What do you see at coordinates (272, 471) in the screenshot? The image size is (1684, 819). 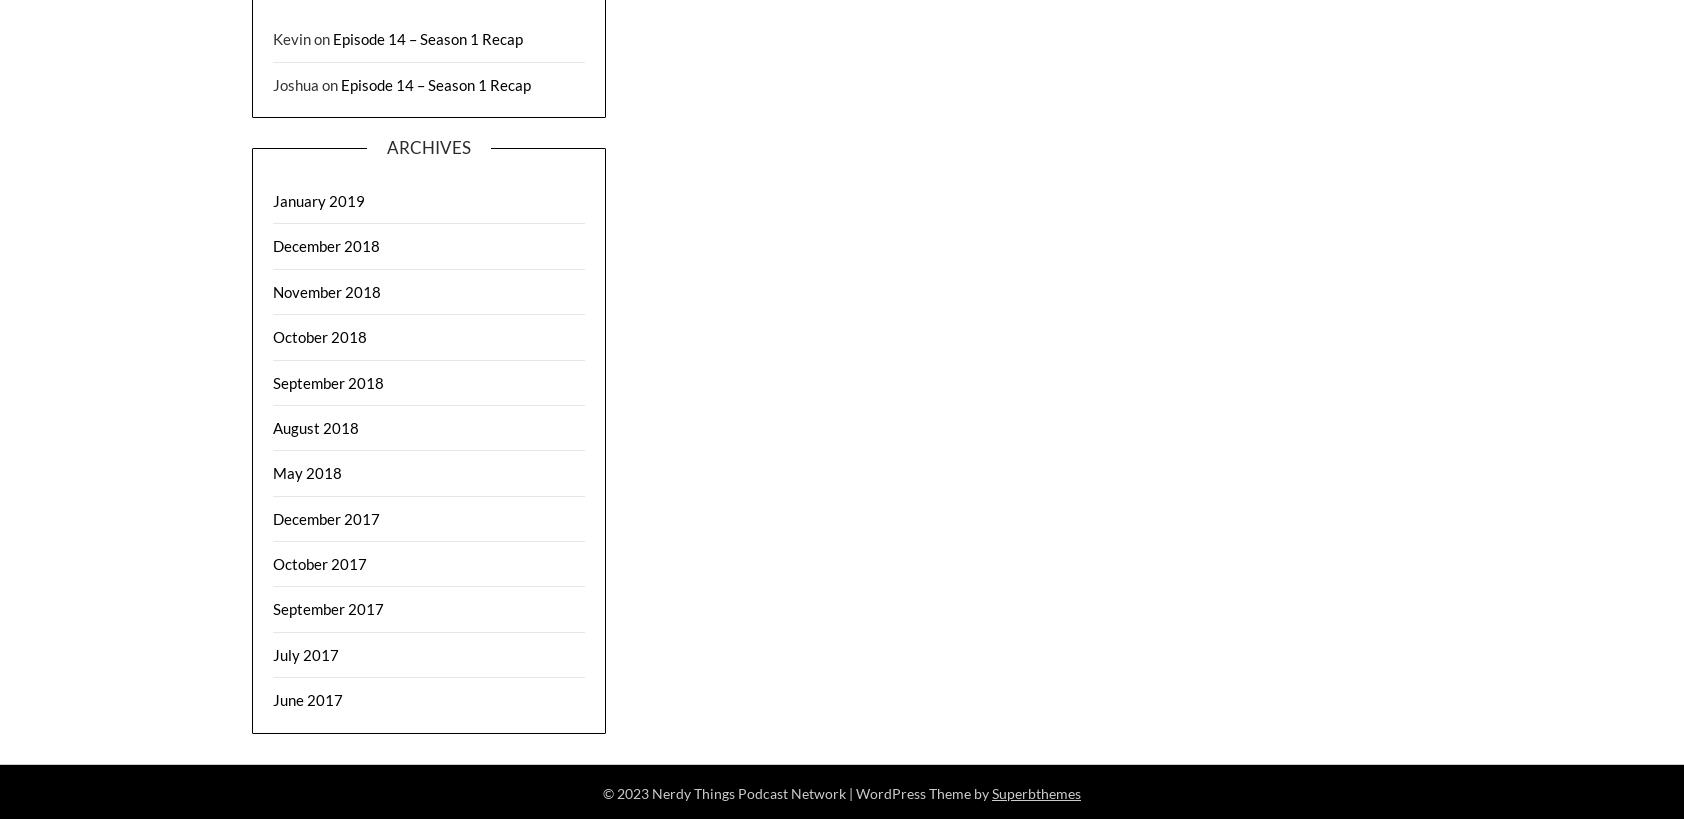 I see `'May 2018'` at bounding box center [272, 471].